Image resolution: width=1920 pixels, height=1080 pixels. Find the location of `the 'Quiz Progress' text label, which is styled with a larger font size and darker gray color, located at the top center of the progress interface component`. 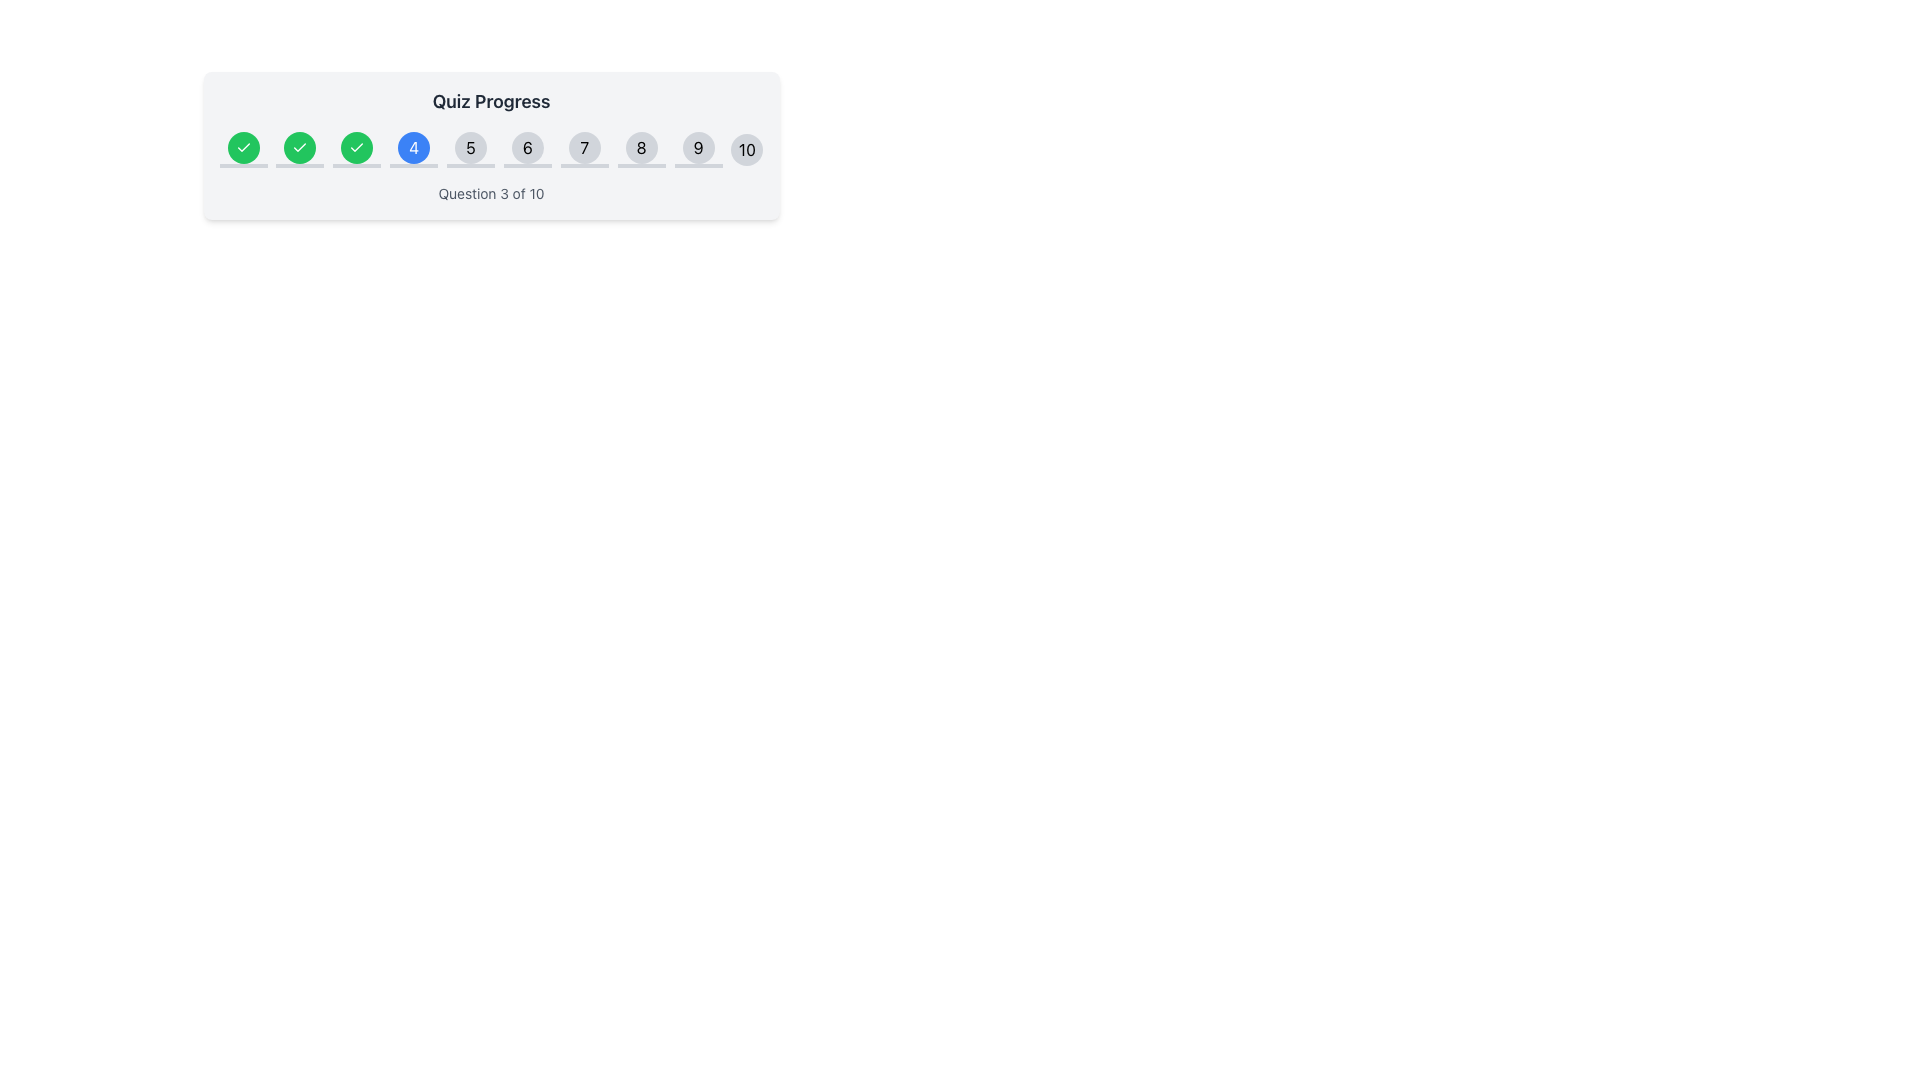

the 'Quiz Progress' text label, which is styled with a larger font size and darker gray color, located at the top center of the progress interface component is located at coordinates (491, 101).